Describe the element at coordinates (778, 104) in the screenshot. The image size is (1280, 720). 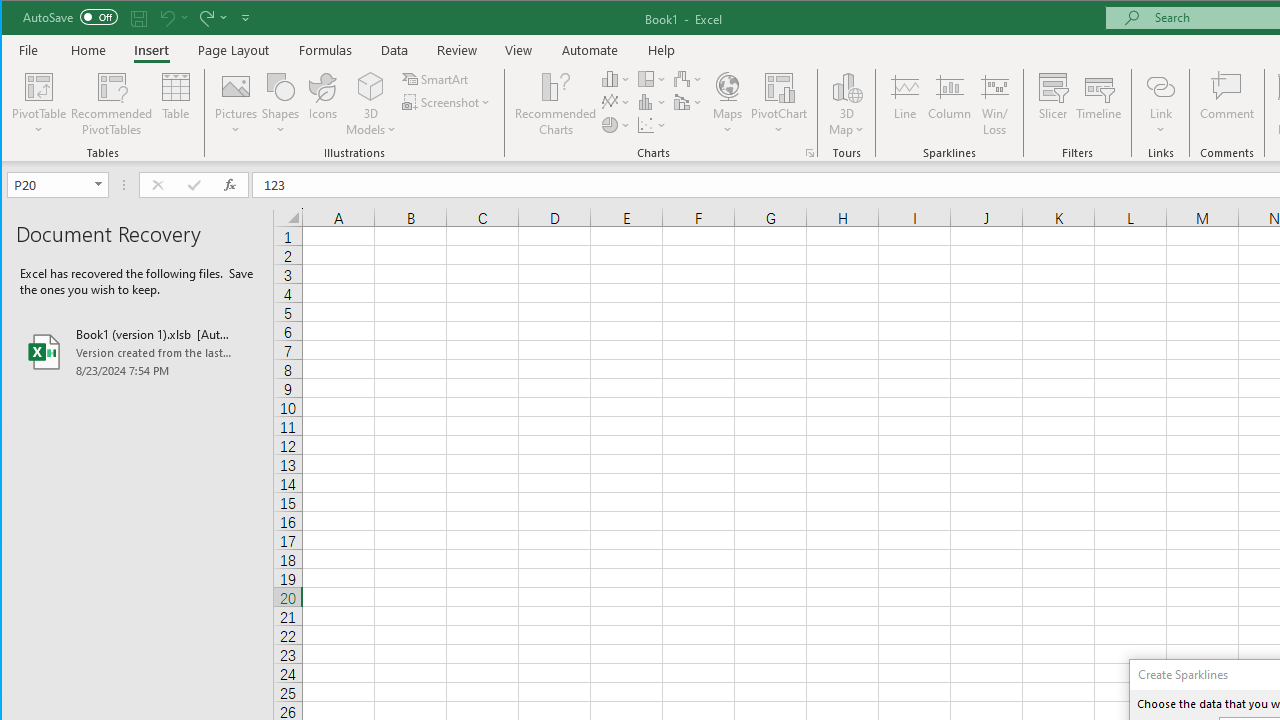
I see `'PivotChart'` at that location.